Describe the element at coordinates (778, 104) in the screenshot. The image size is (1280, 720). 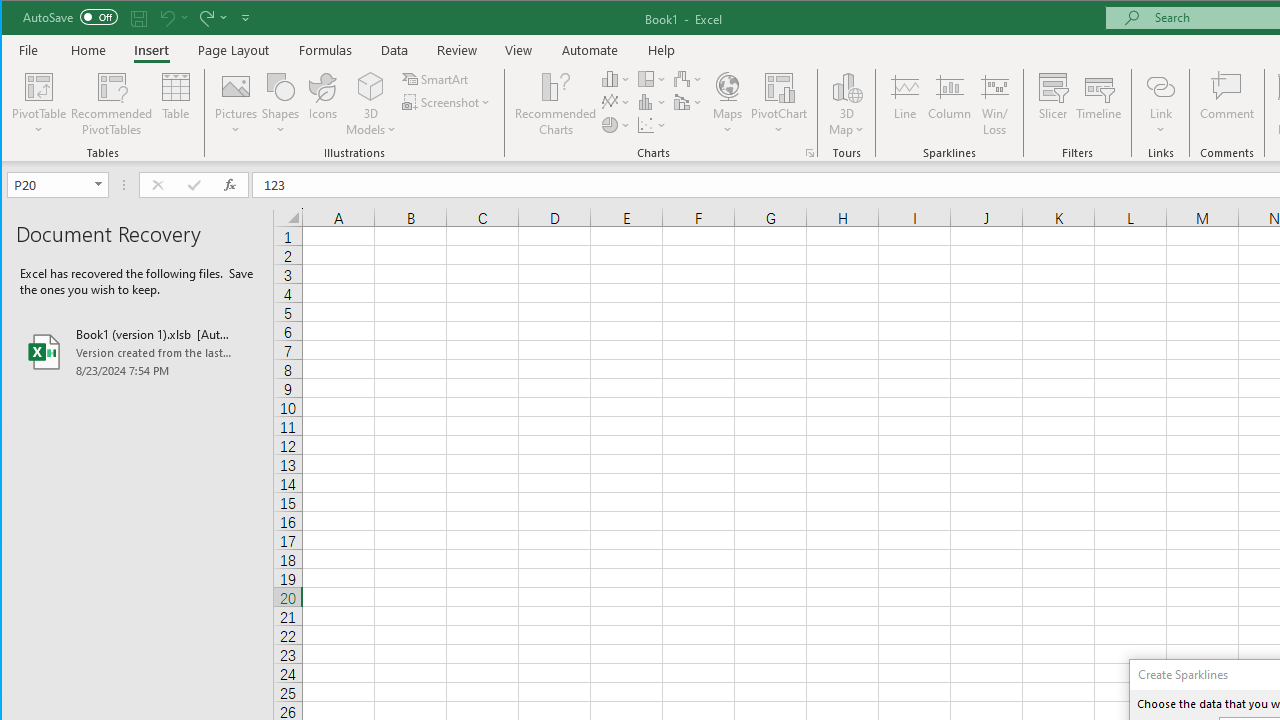
I see `'PivotChart'` at that location.